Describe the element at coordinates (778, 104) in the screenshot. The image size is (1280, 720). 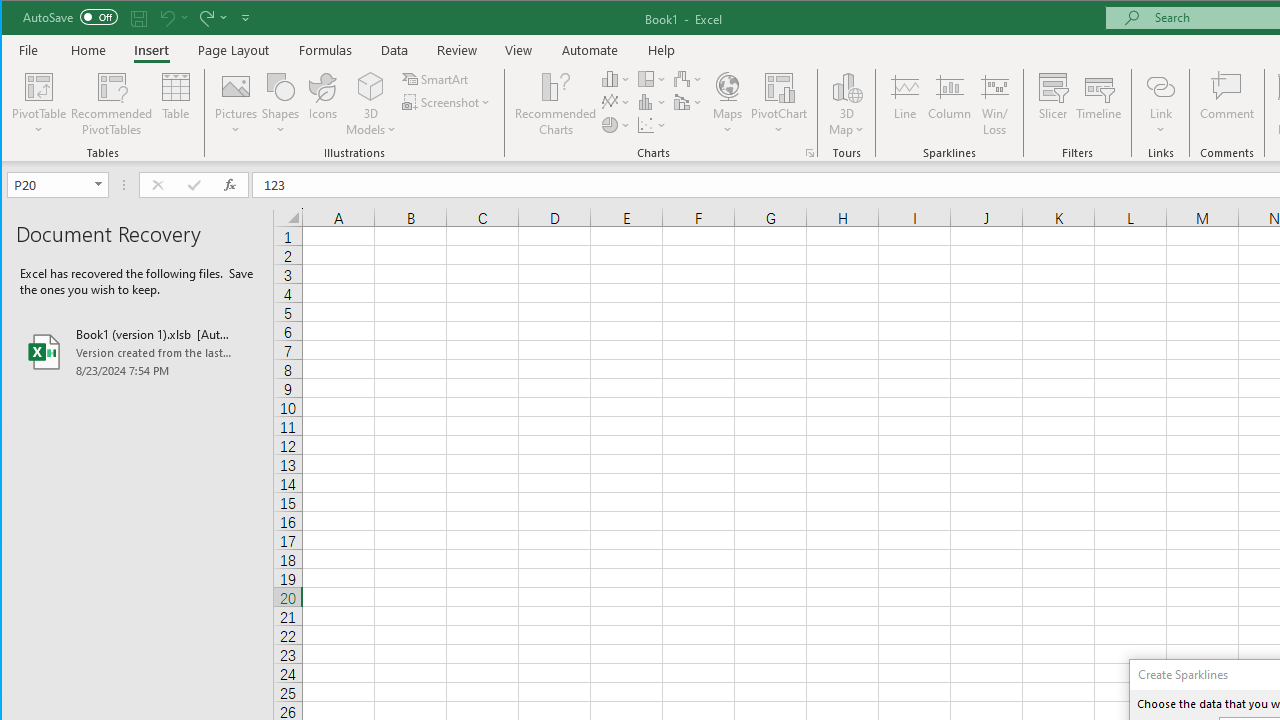
I see `'PivotChart'` at that location.